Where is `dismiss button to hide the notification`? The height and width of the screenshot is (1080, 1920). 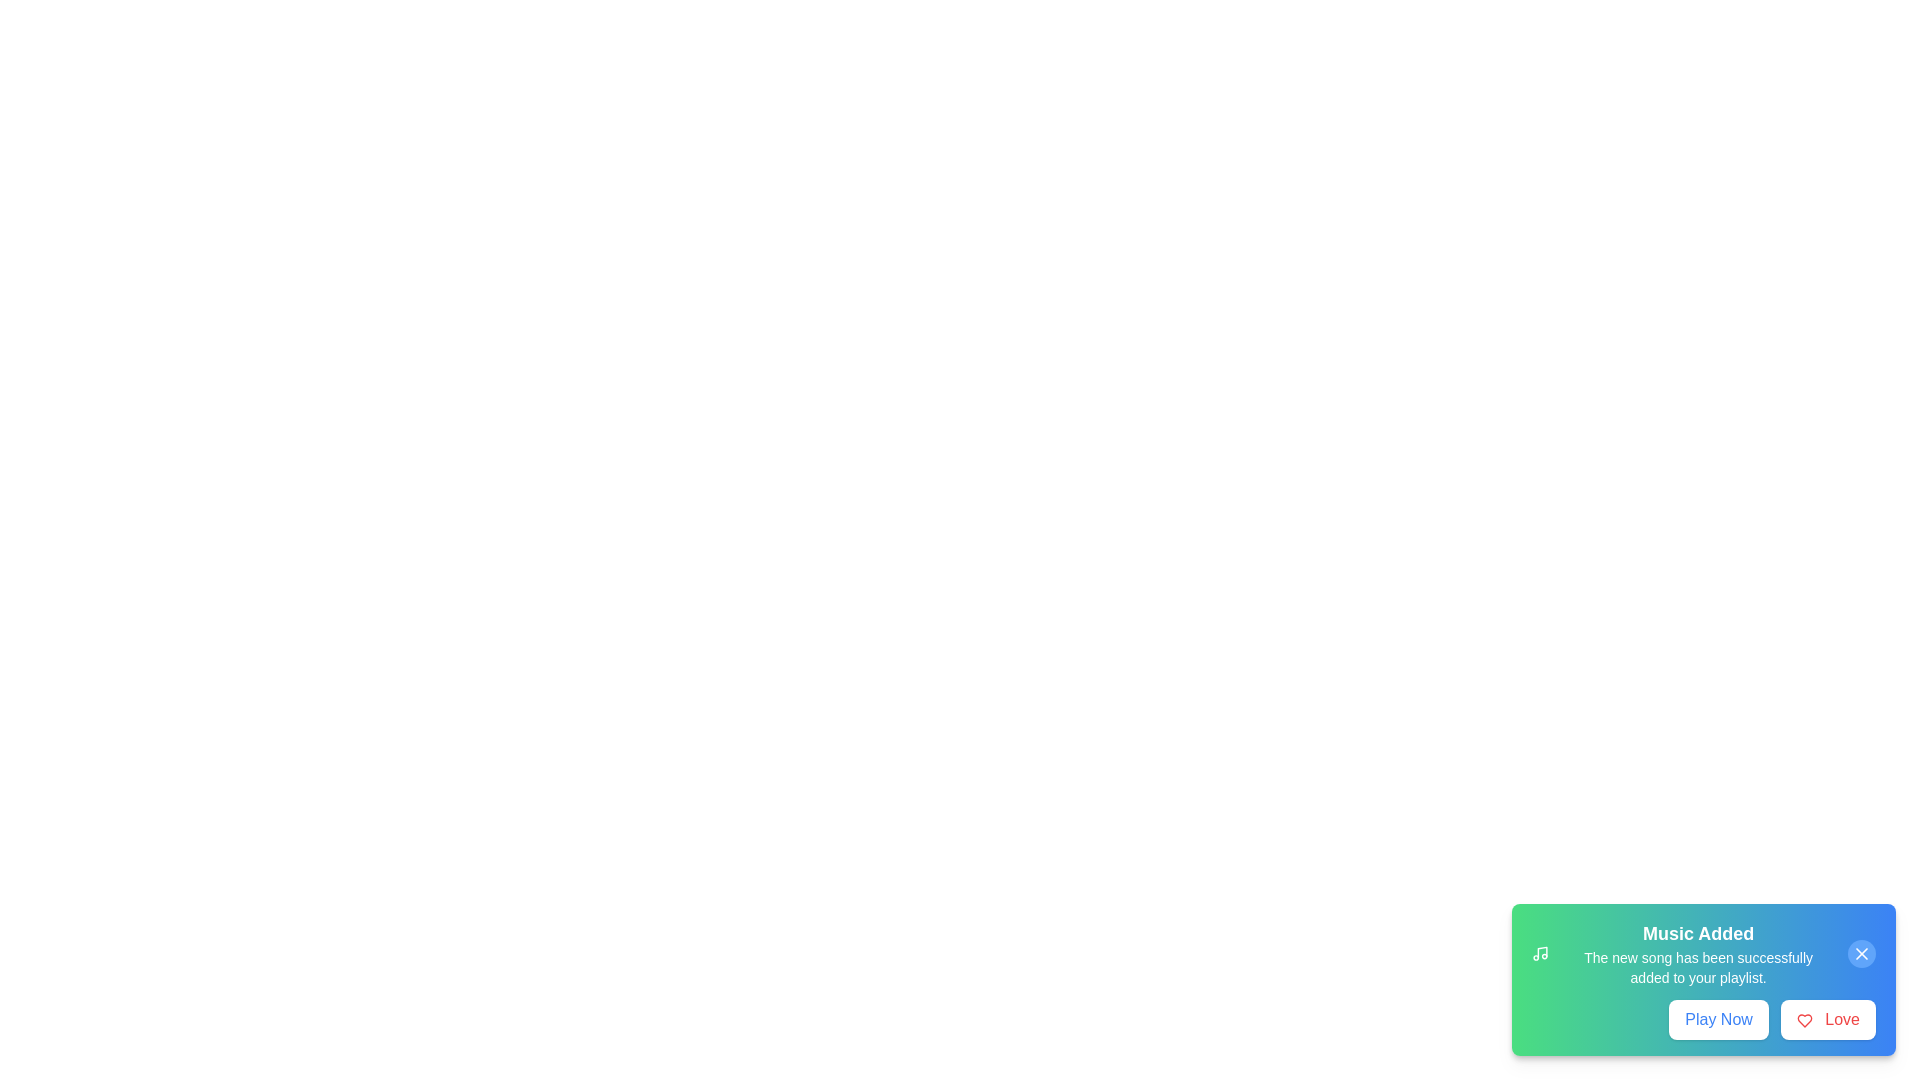 dismiss button to hide the notification is located at coordinates (1861, 952).